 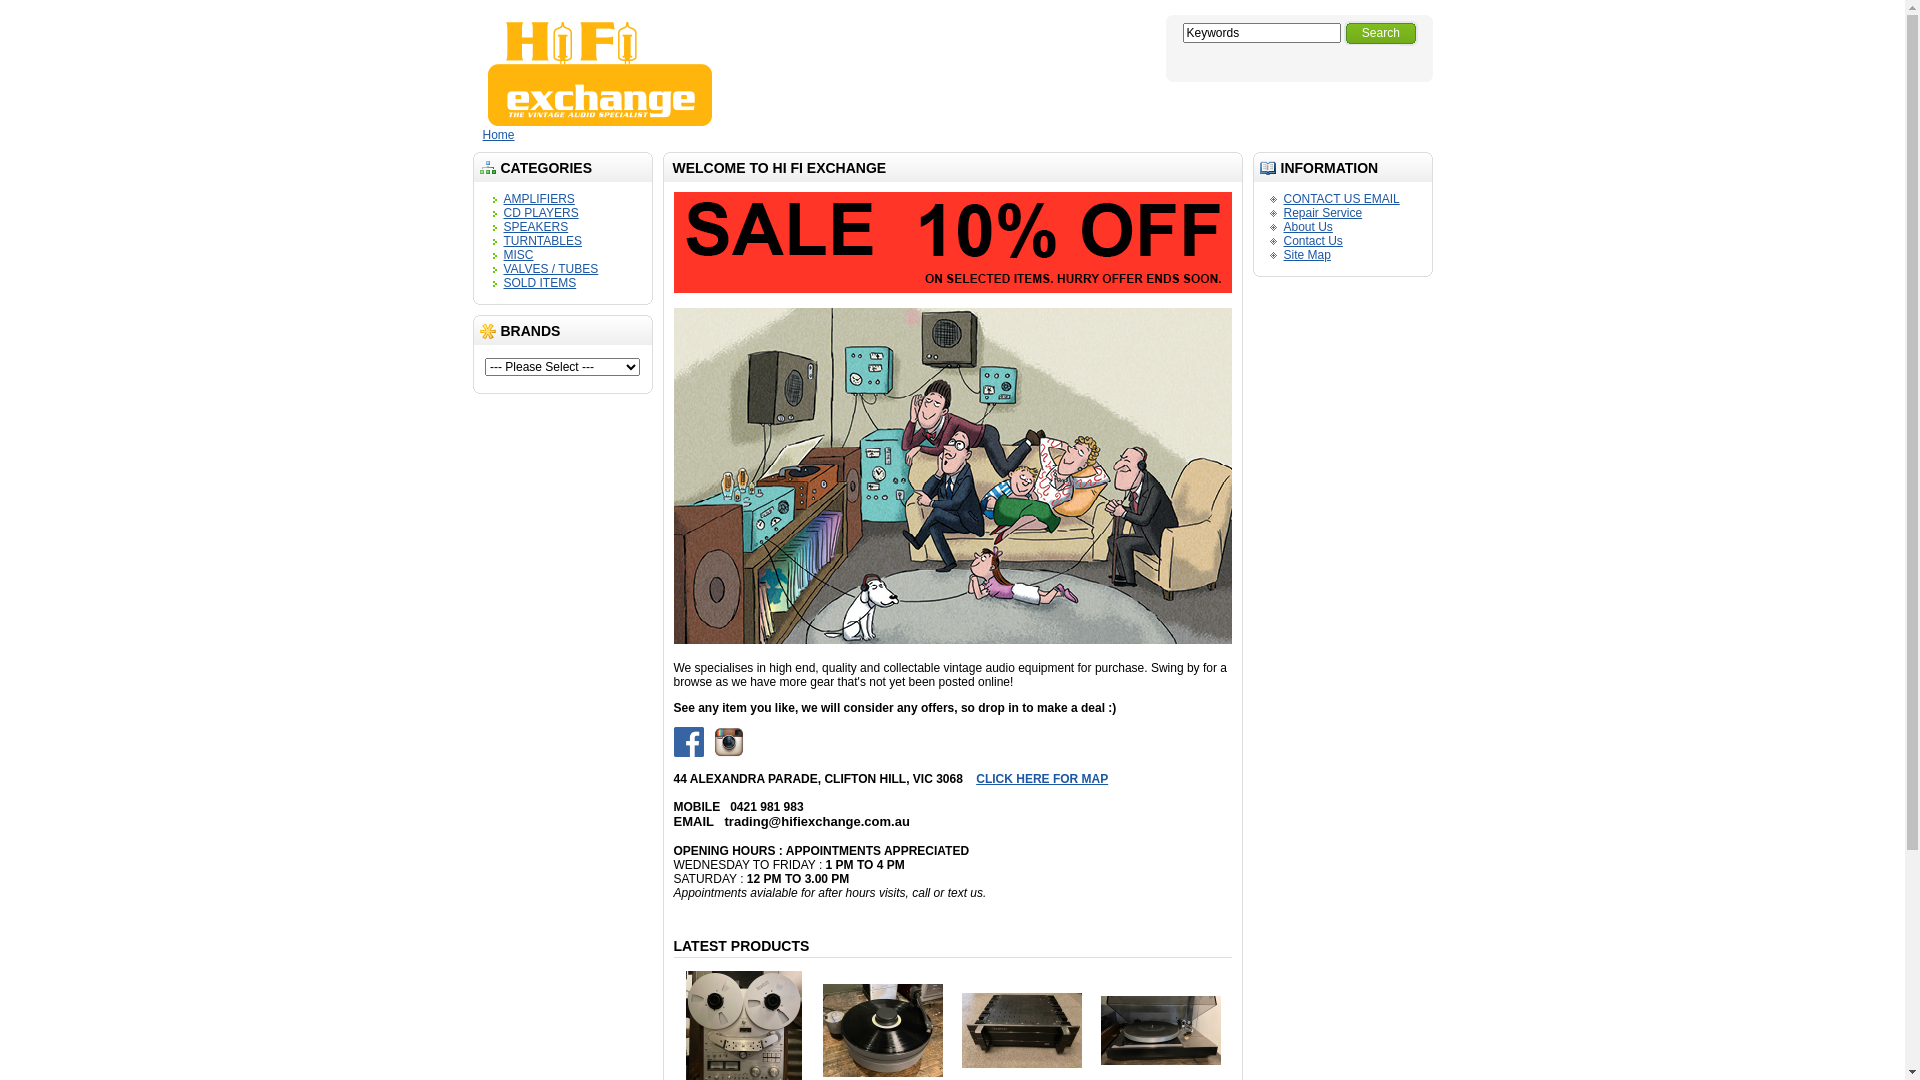 I want to click on 'Search', so click(x=1344, y=33).